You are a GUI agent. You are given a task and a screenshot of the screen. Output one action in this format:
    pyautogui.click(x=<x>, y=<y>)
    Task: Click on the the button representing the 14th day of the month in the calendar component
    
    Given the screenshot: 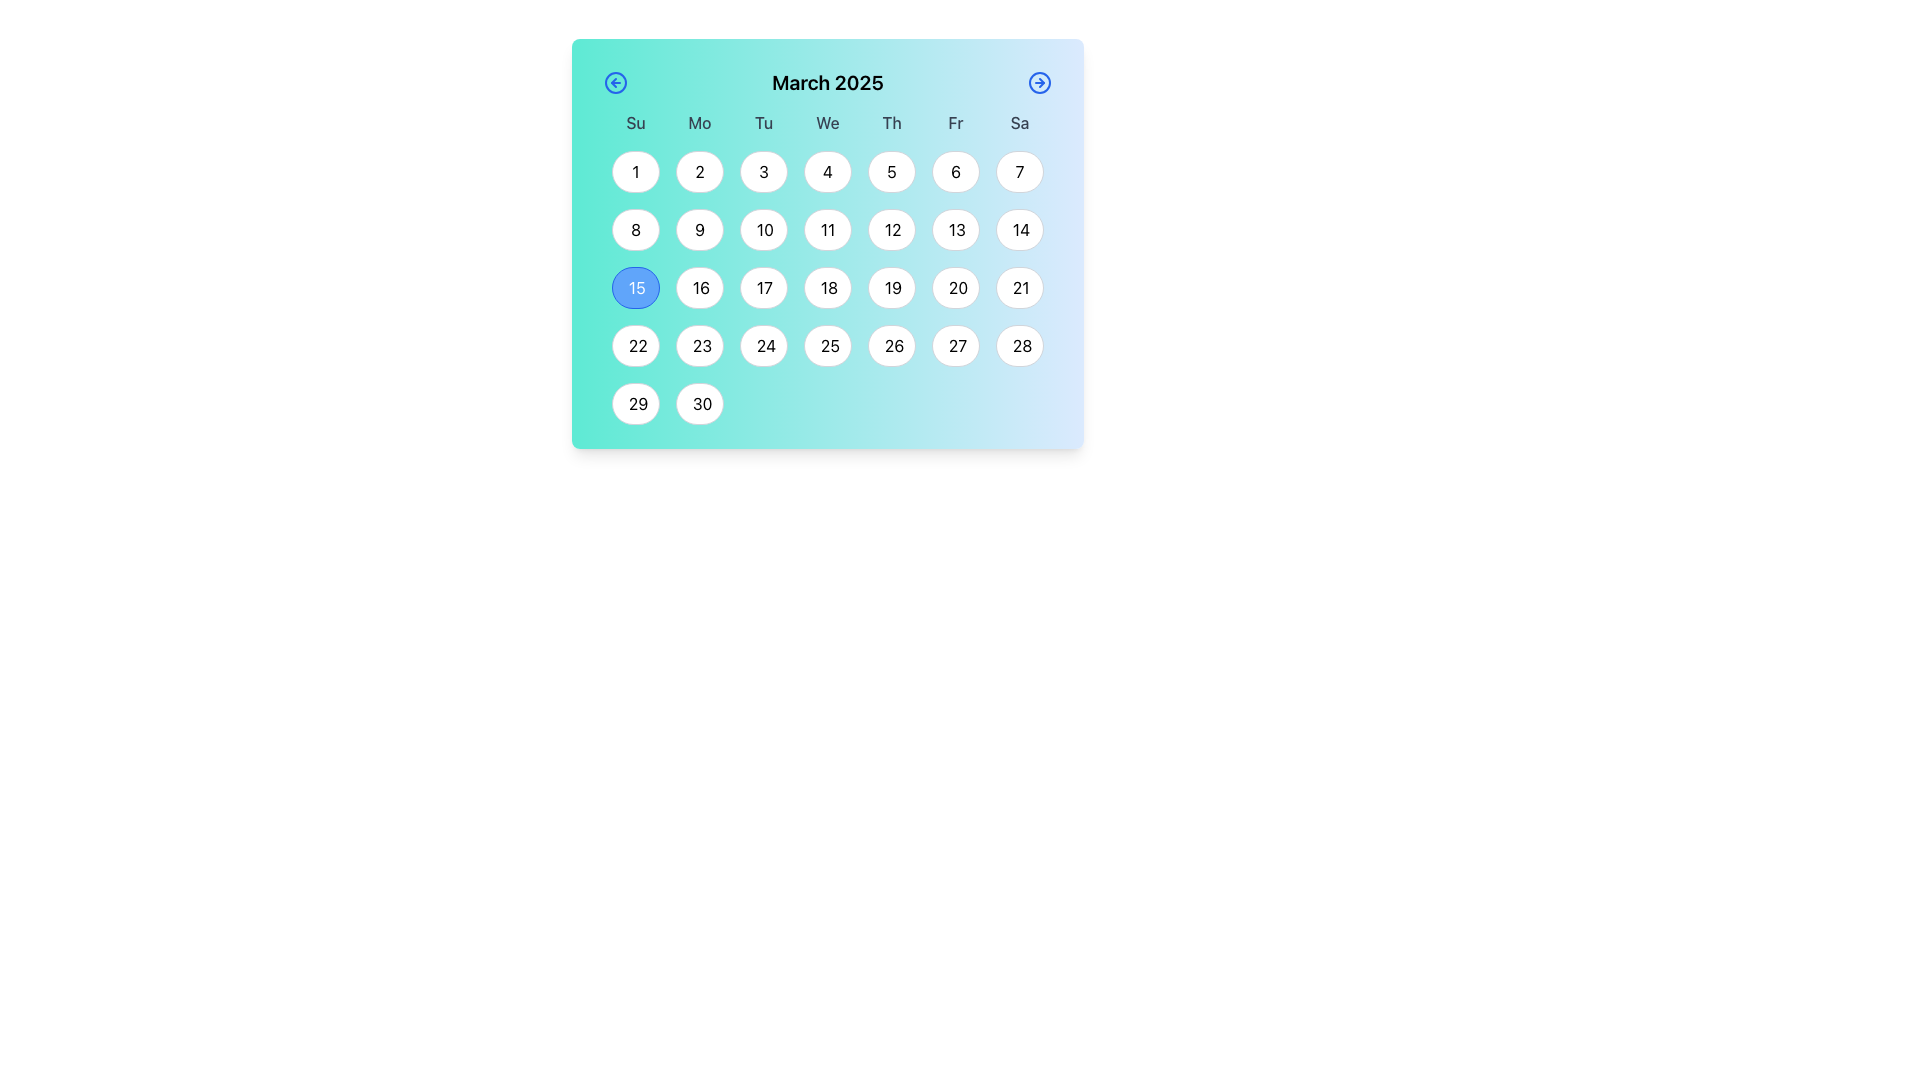 What is the action you would take?
    pyautogui.click(x=1019, y=229)
    